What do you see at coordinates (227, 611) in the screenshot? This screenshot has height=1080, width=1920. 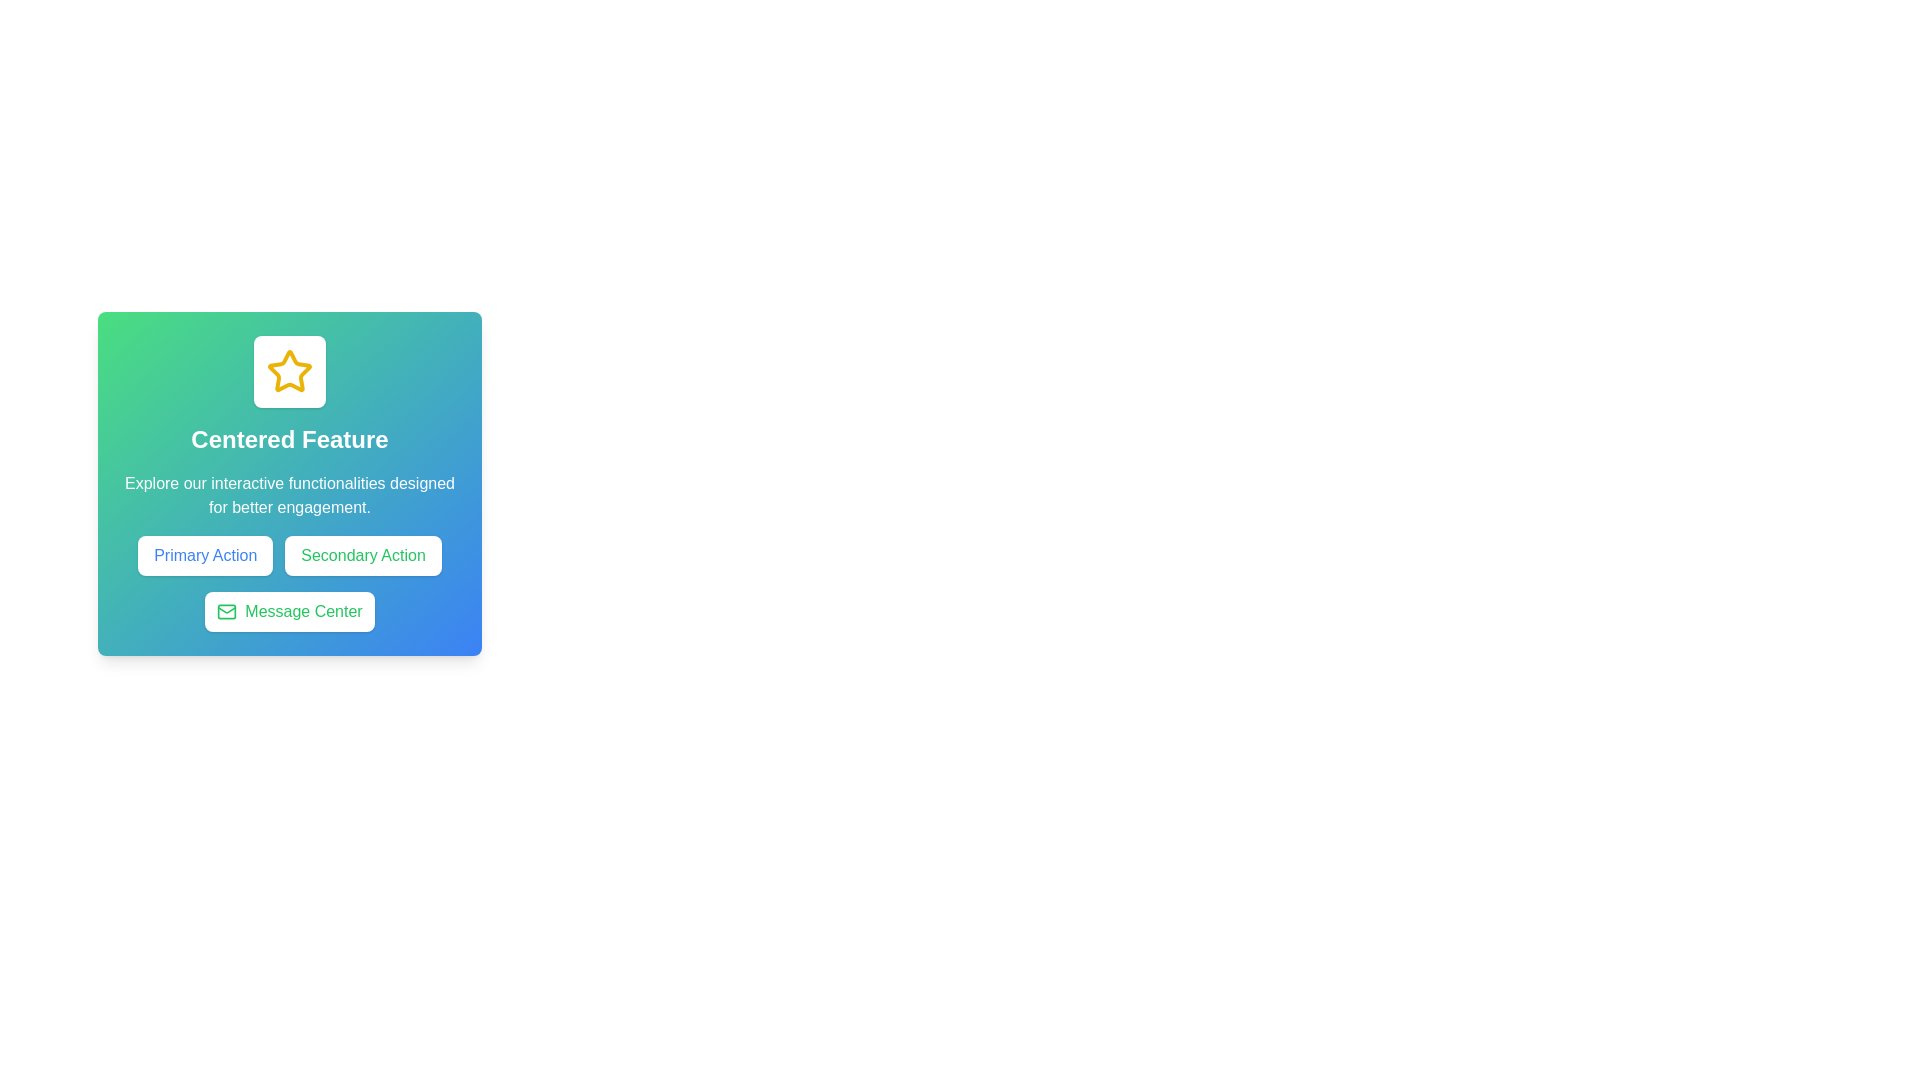 I see `the envelope icon representing the mail or message functionality located at the leftmost position inside the 'Message Center' button` at bounding box center [227, 611].